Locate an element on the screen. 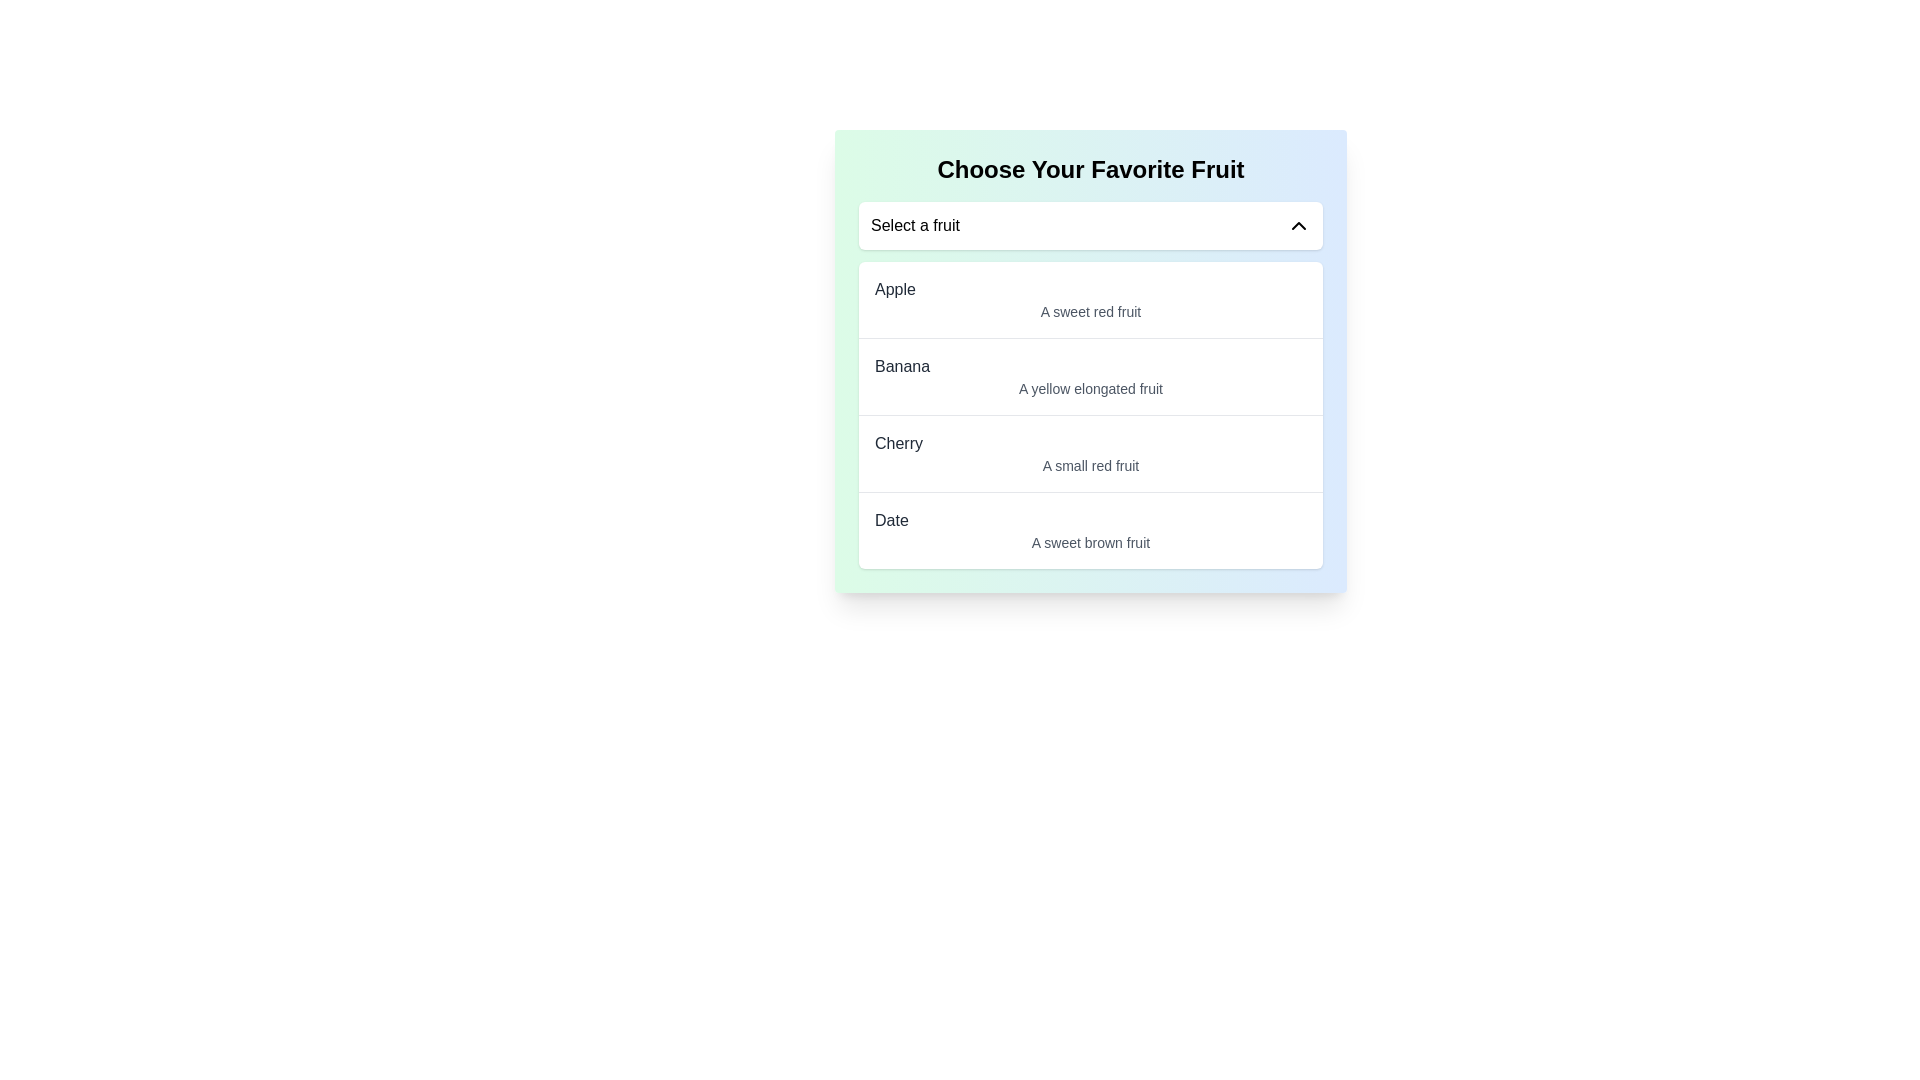 This screenshot has height=1080, width=1920. the list item labeled 'Apple' in the dropdown menu is located at coordinates (1089, 300).